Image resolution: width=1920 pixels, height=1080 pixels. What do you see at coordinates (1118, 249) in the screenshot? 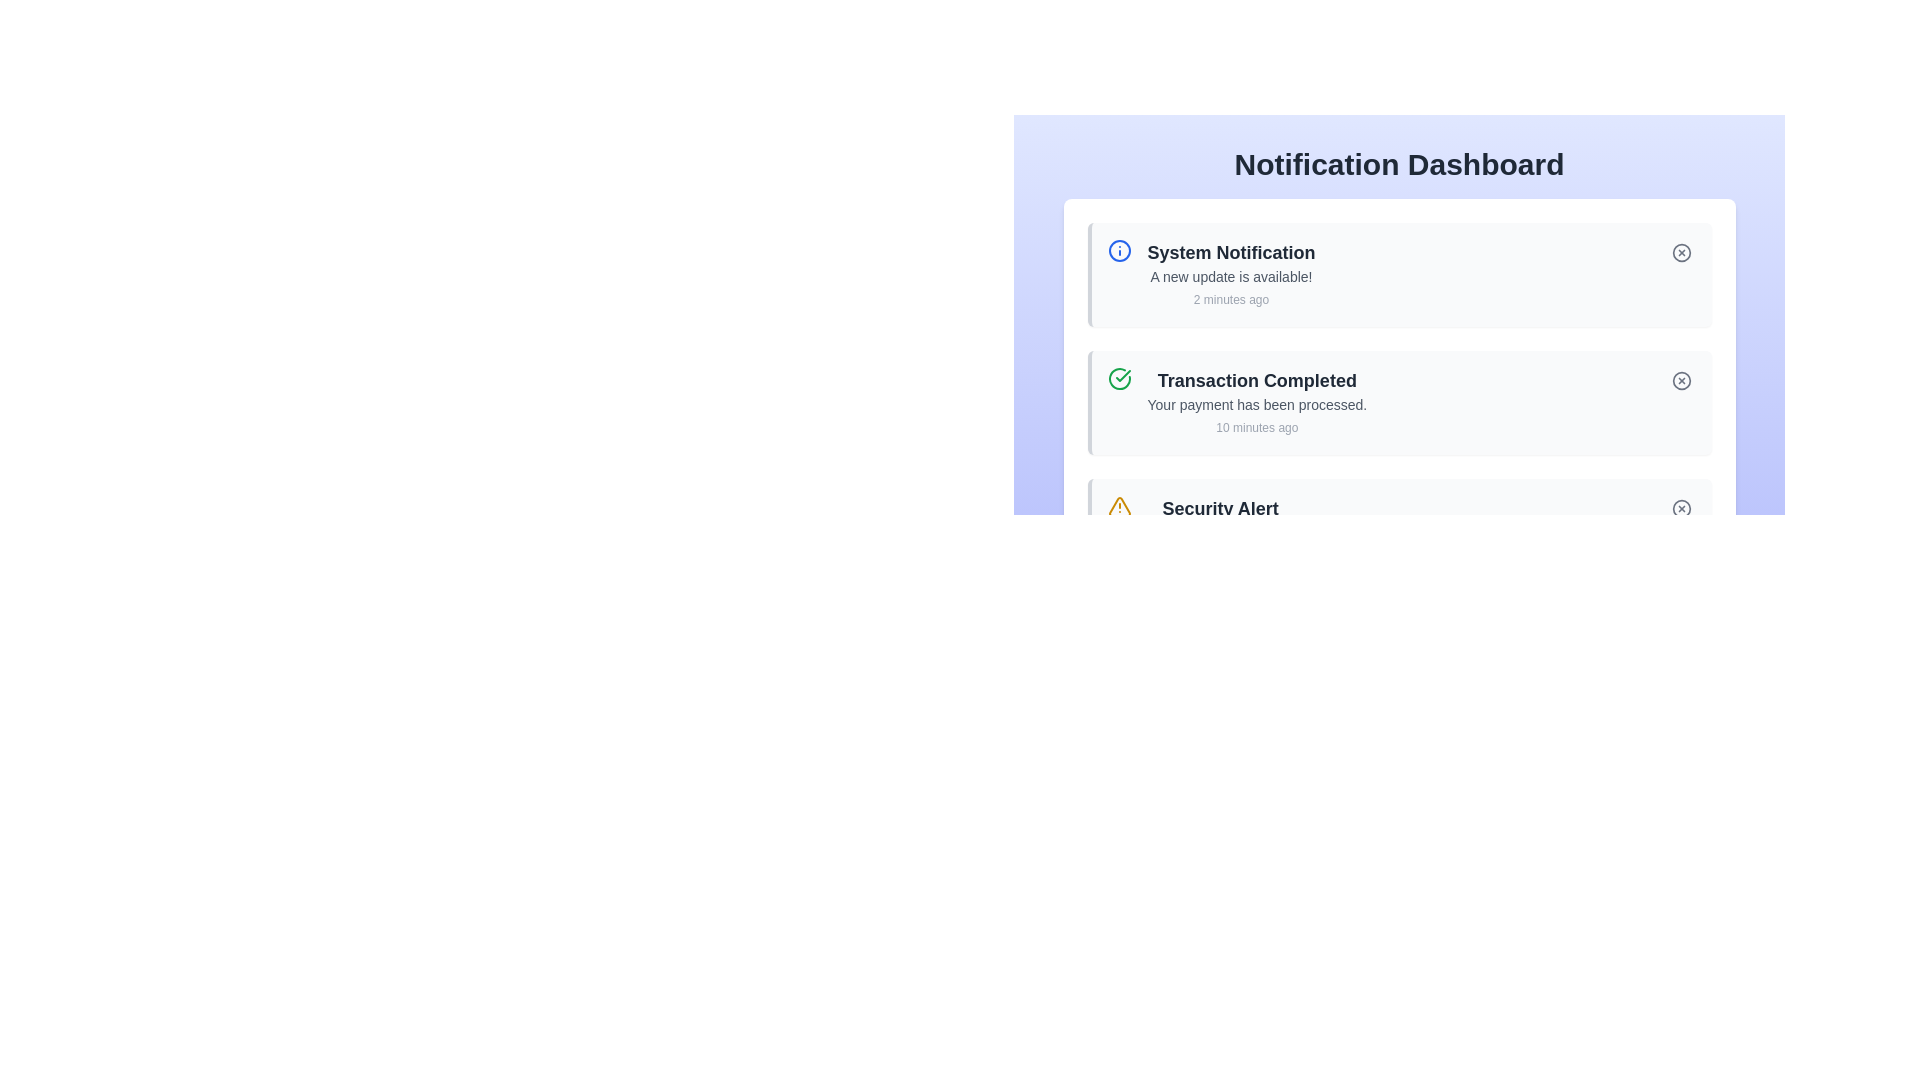
I see `the circular blue information icon with an 'i' symbol located in the top-left corner of the 'System Notification' card` at bounding box center [1118, 249].